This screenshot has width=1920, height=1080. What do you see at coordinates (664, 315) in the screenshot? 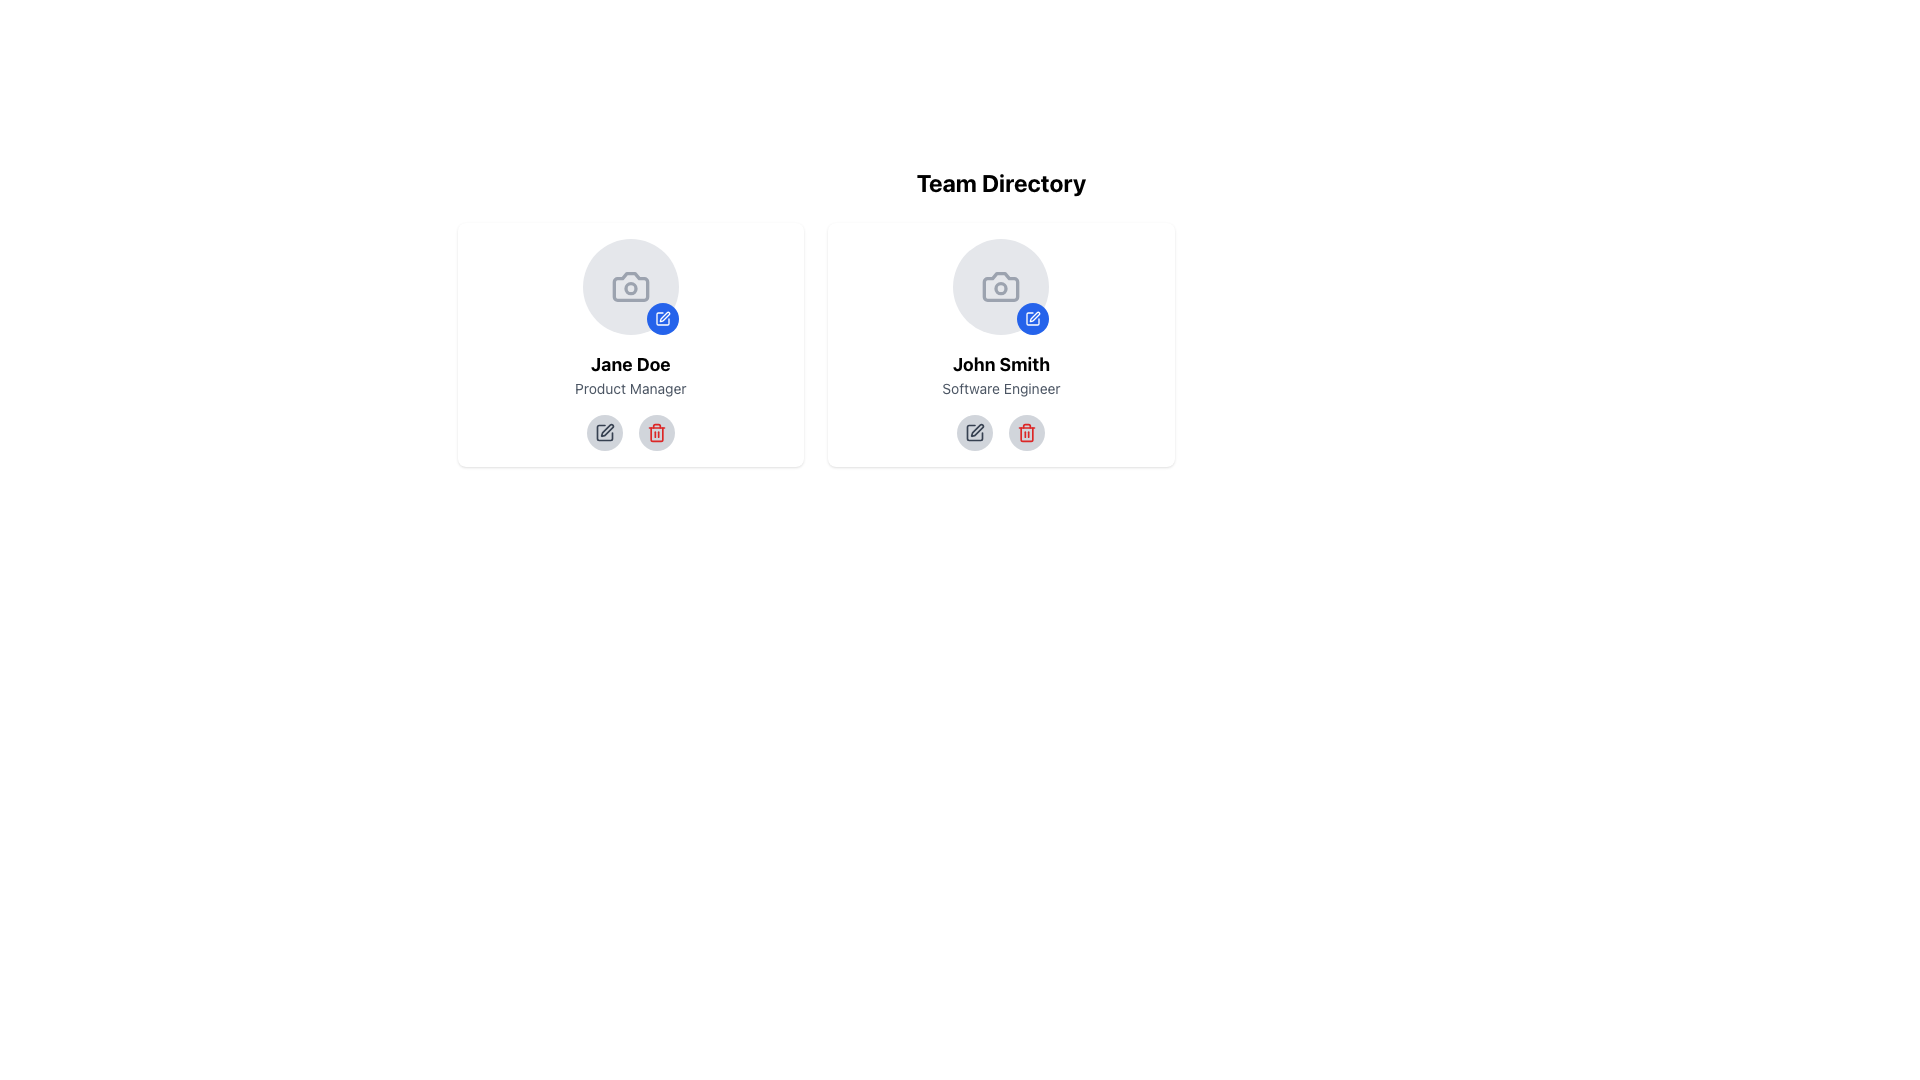
I see `the editing icon for the profile picture of 'Jane Doe', which is located near the image placeholder in the profile card` at bounding box center [664, 315].